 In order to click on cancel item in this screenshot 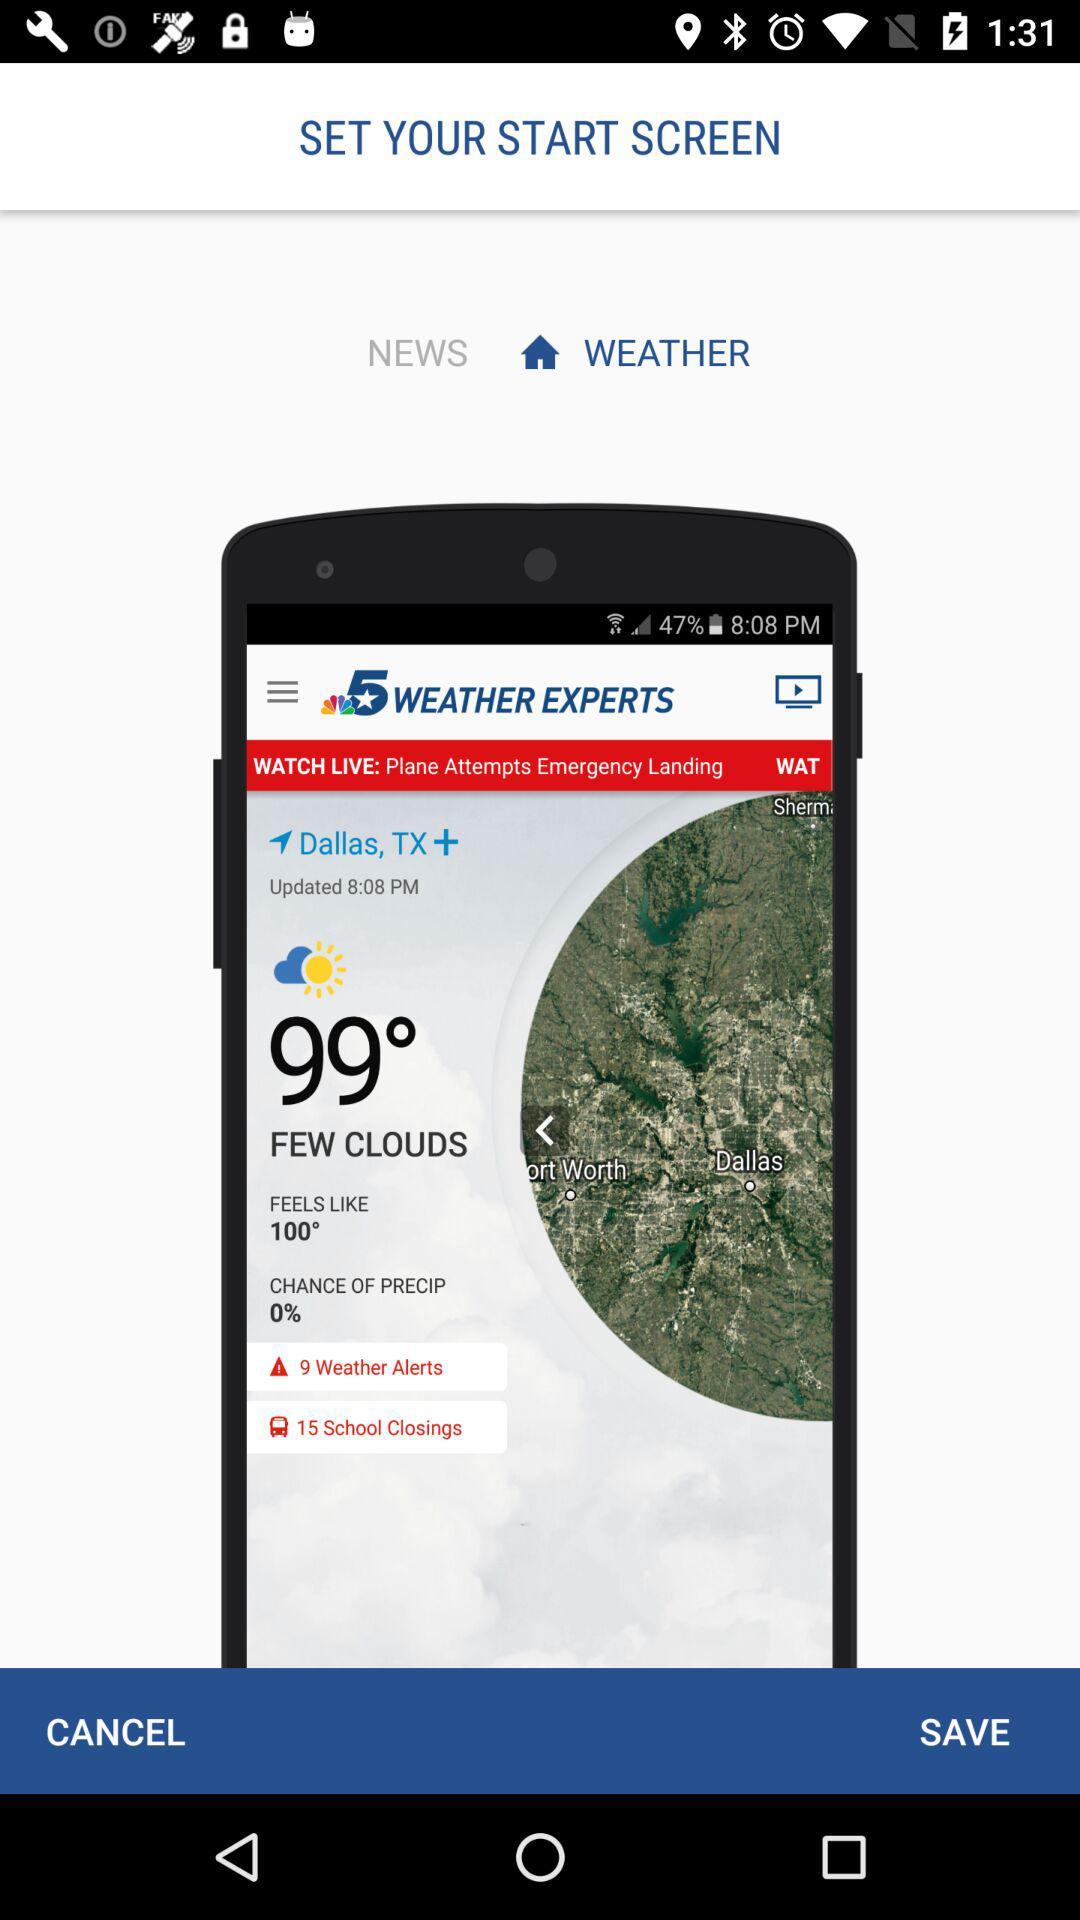, I will do `click(115, 1730)`.